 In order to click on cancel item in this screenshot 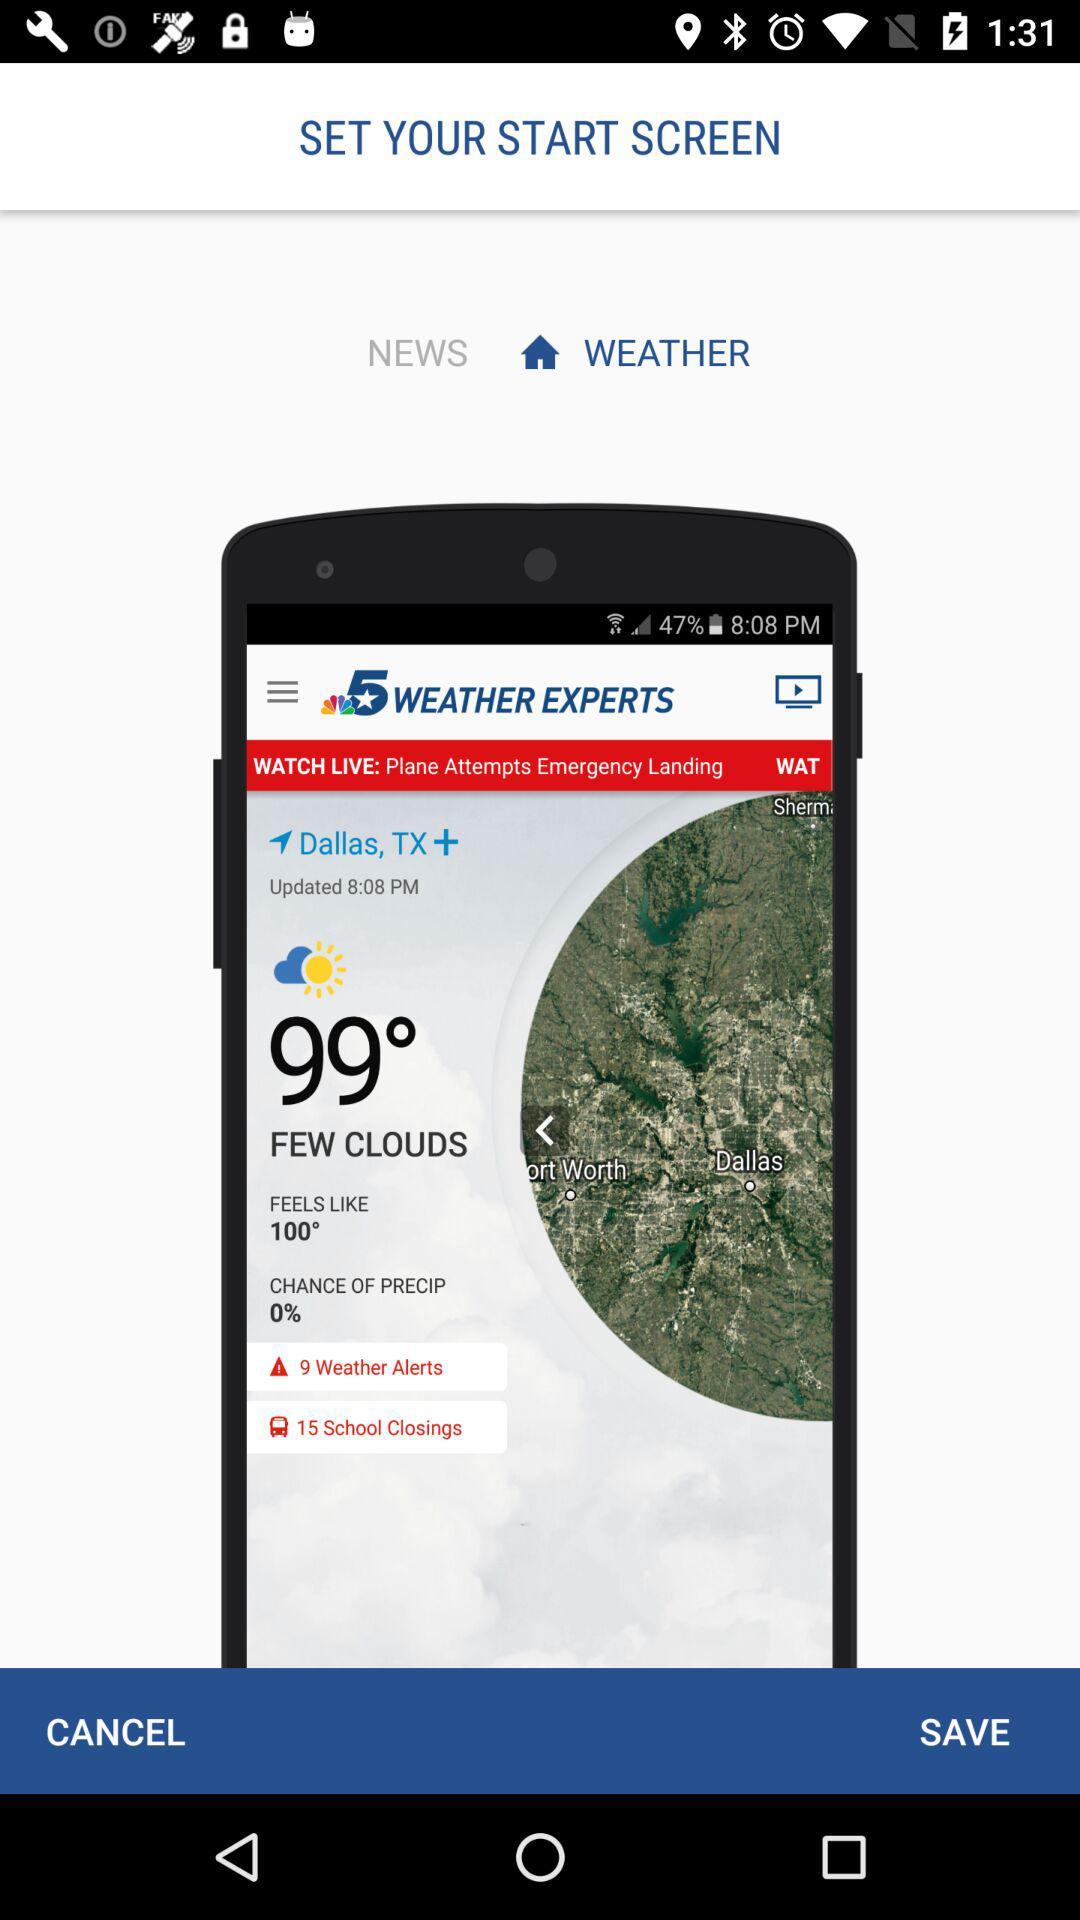, I will do `click(115, 1730)`.